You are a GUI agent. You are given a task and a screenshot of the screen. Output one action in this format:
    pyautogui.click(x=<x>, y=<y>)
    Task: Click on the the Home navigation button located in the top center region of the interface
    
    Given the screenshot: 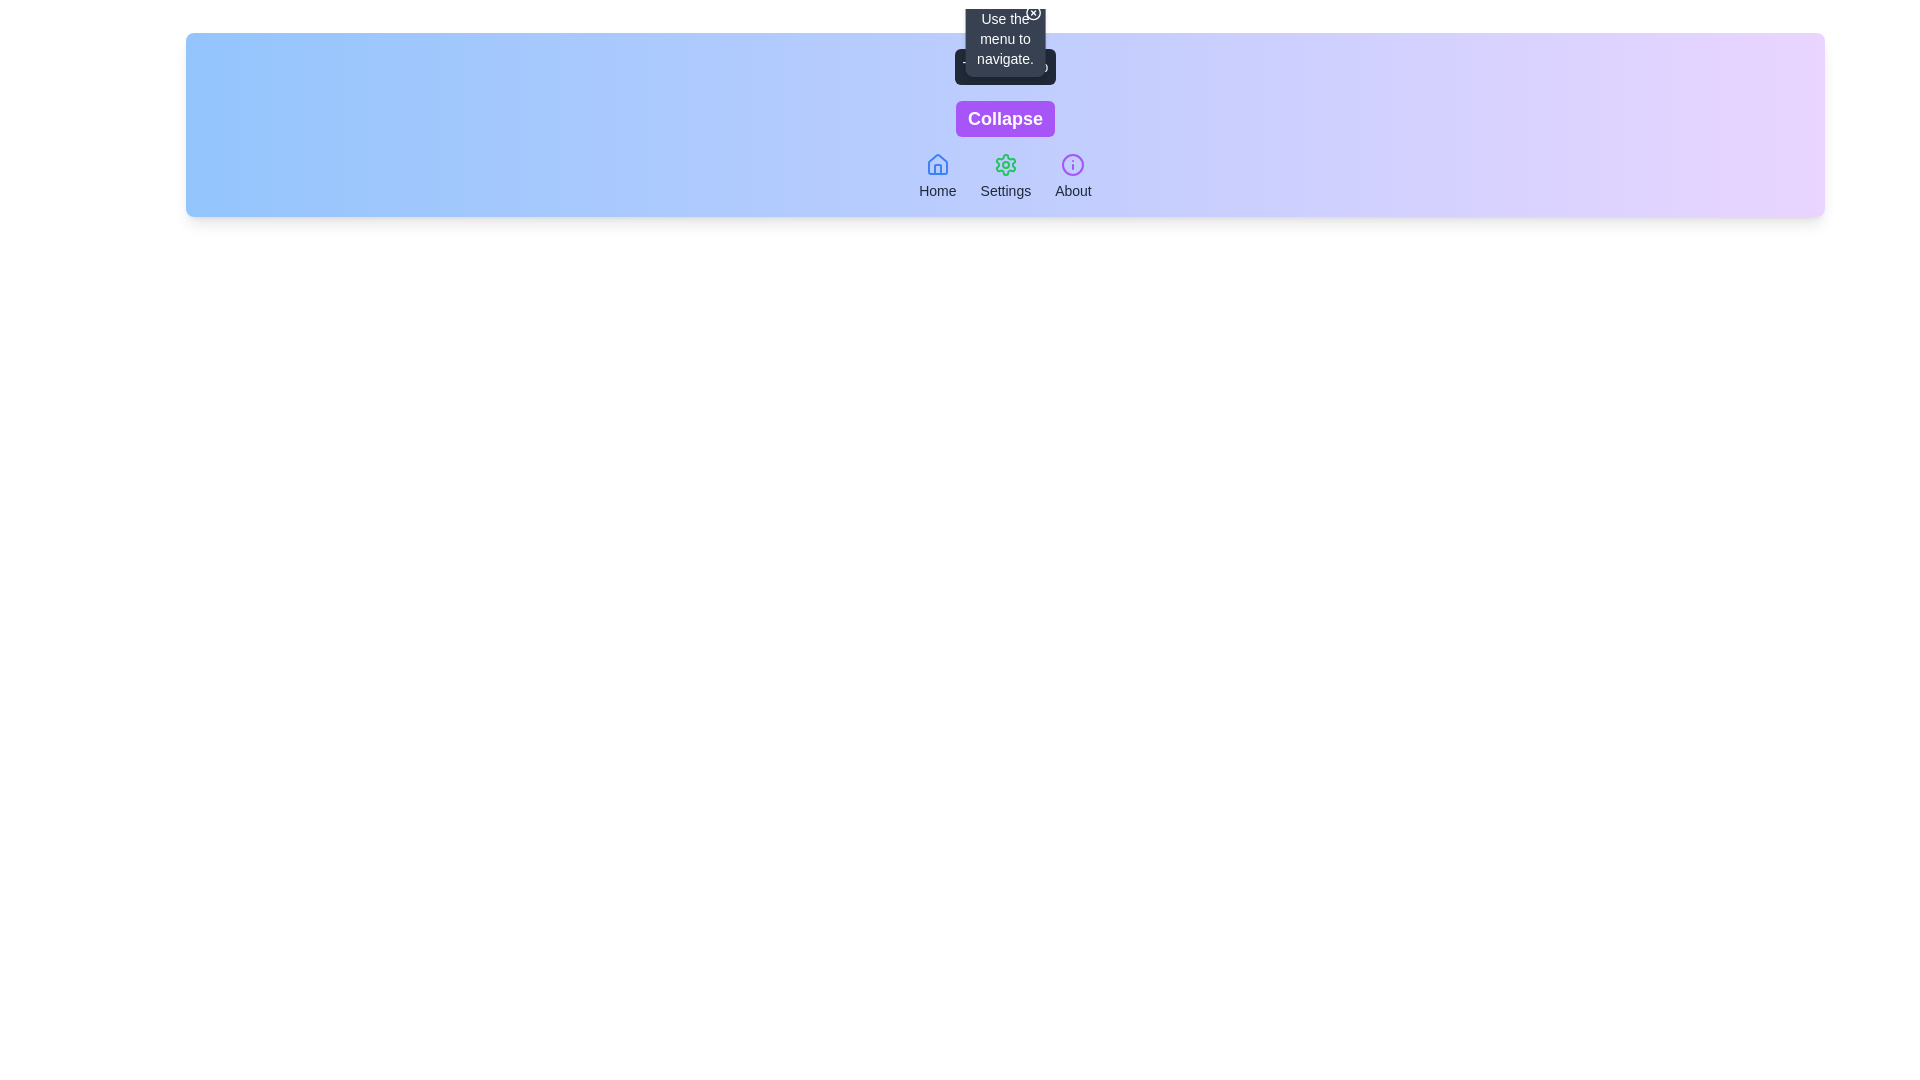 What is the action you would take?
    pyautogui.click(x=936, y=176)
    